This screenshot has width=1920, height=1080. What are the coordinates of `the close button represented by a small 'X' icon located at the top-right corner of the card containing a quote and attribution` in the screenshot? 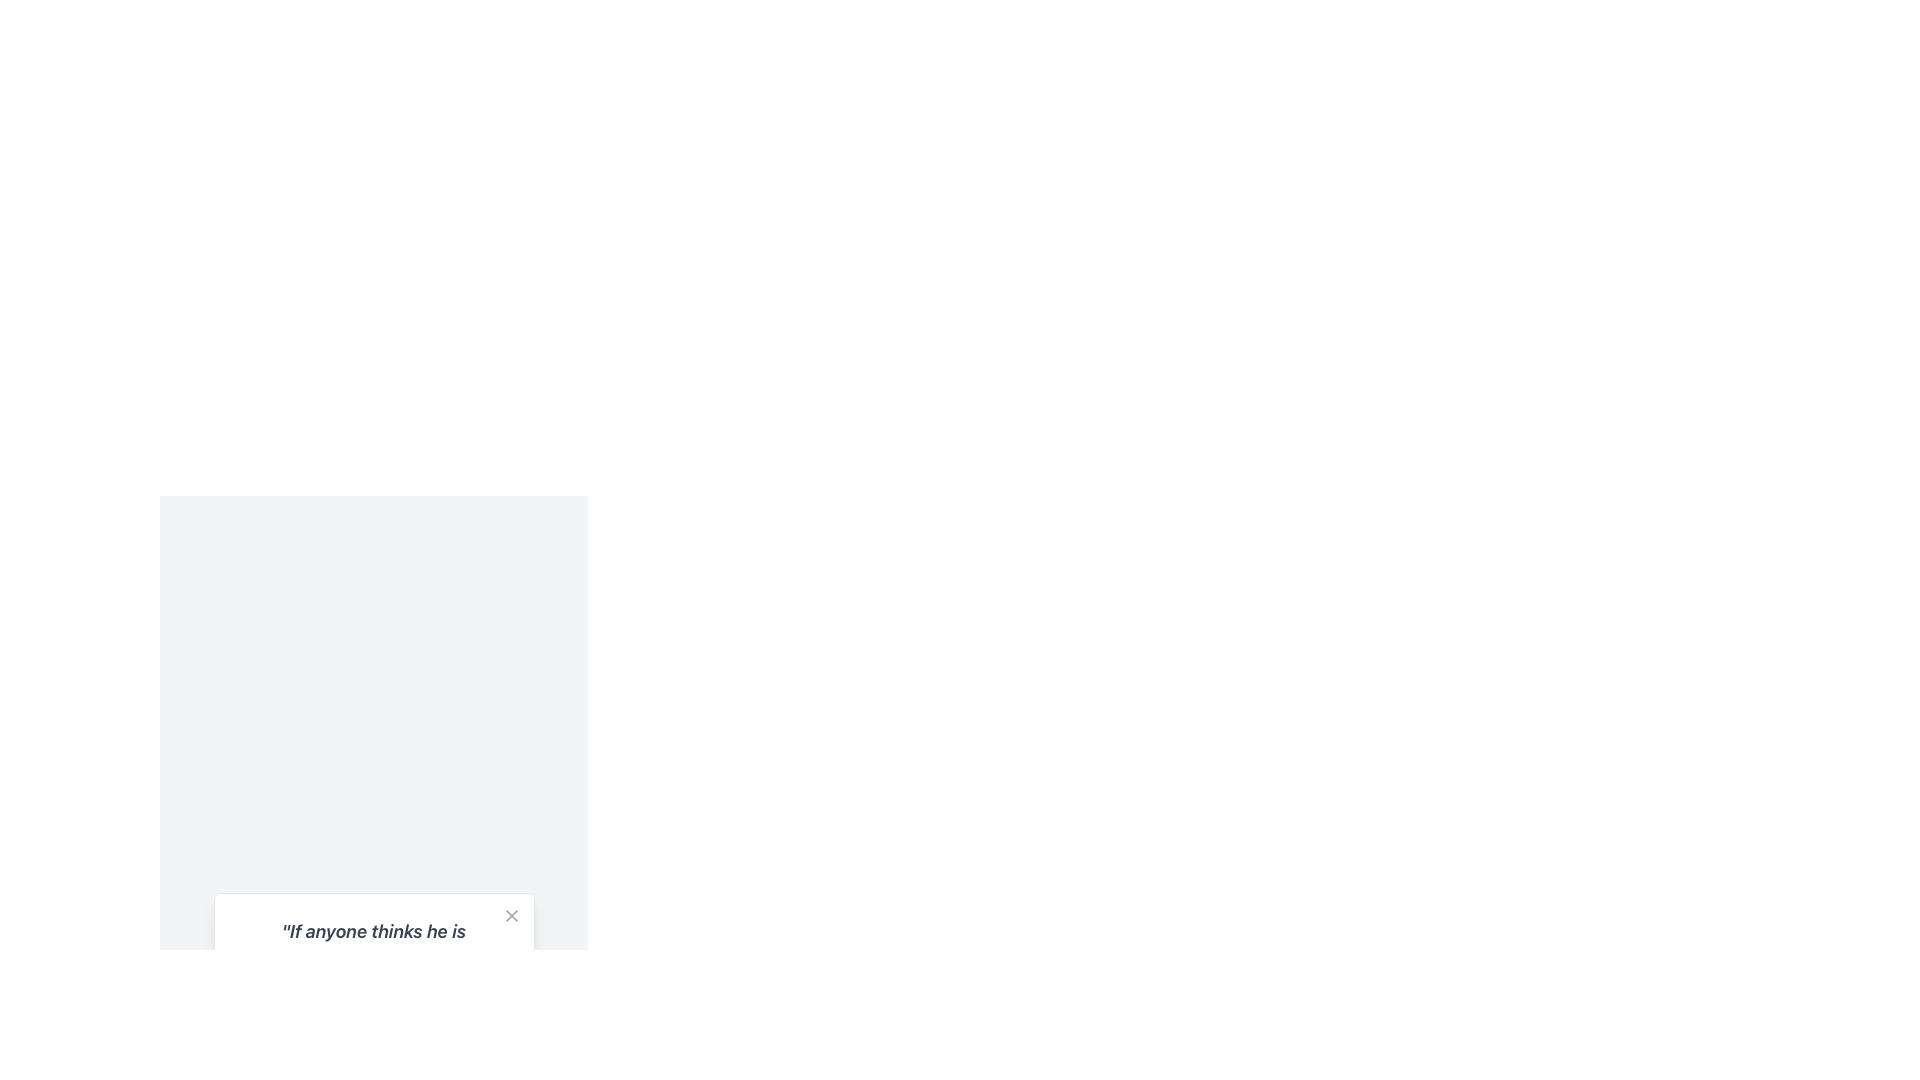 It's located at (511, 915).